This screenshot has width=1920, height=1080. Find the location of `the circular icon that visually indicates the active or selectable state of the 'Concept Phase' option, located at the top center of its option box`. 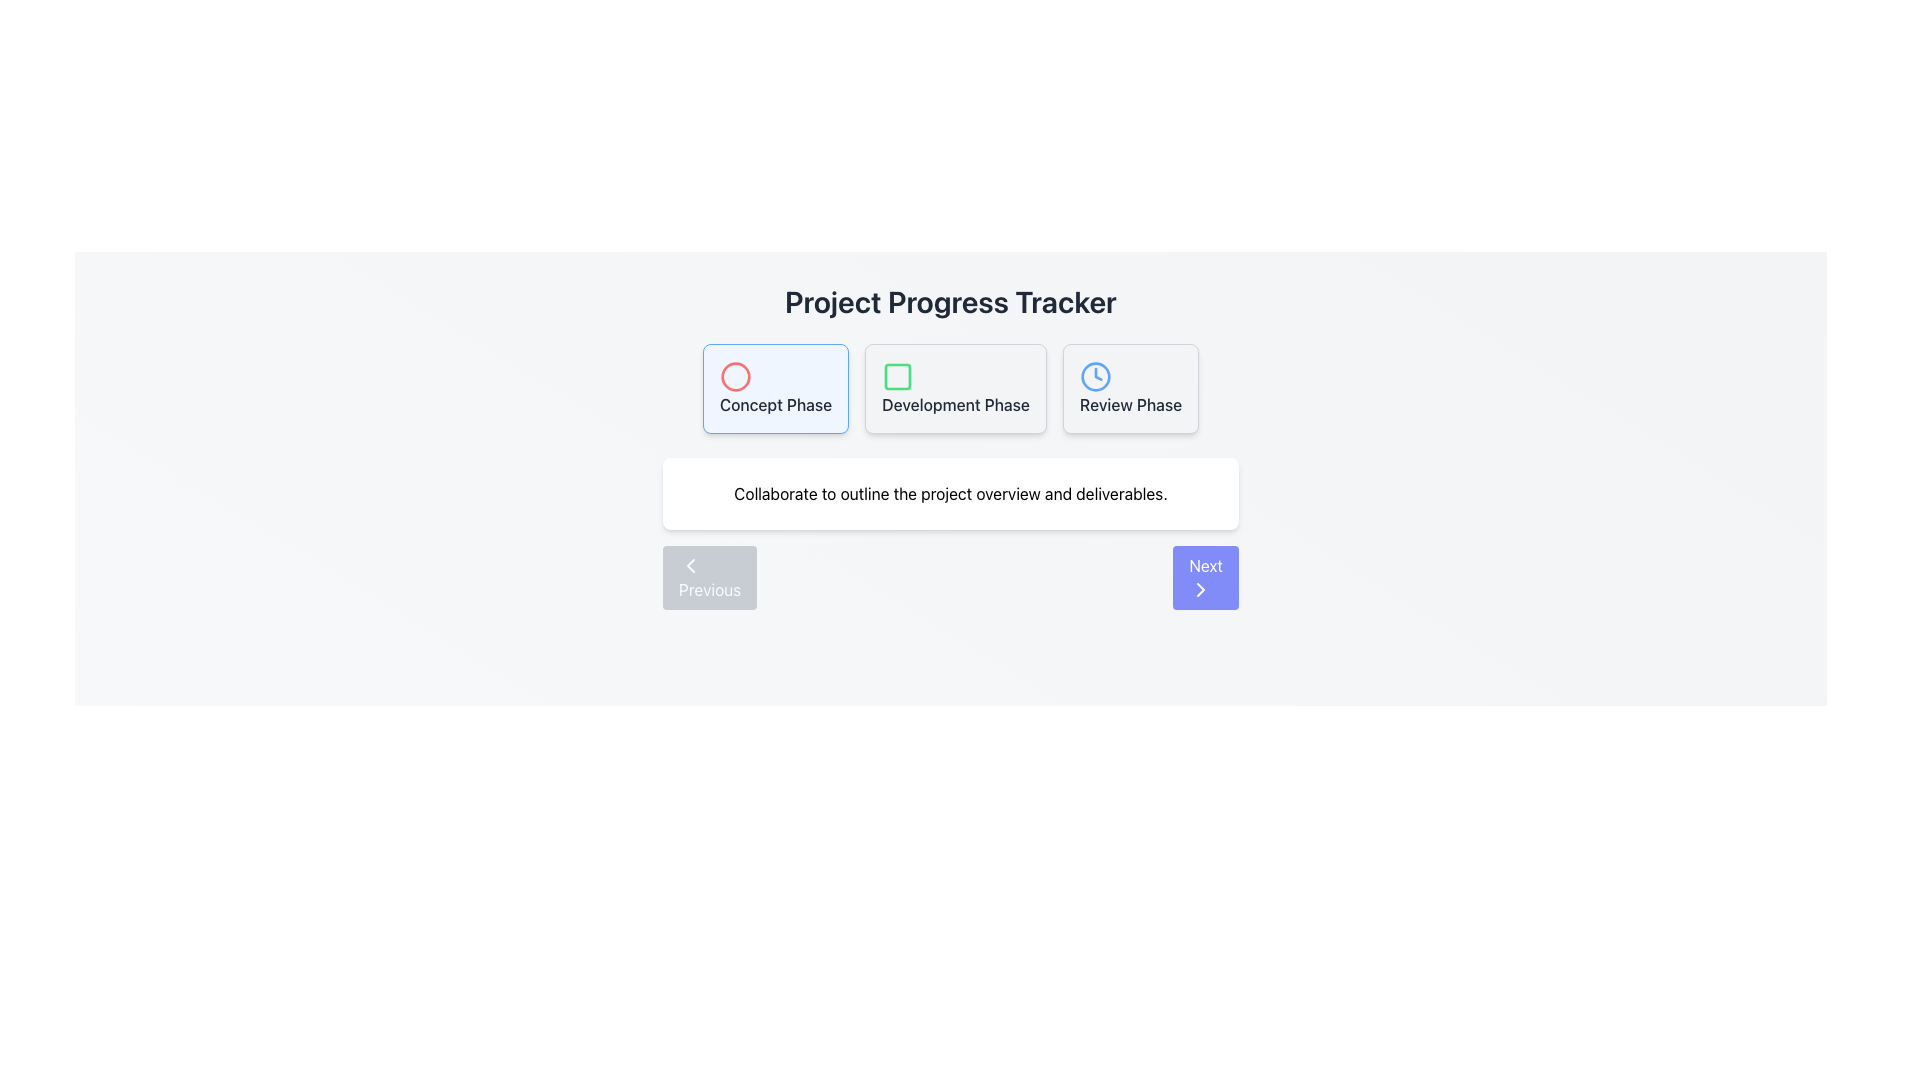

the circular icon that visually indicates the active or selectable state of the 'Concept Phase' option, located at the top center of its option box is located at coordinates (734, 377).